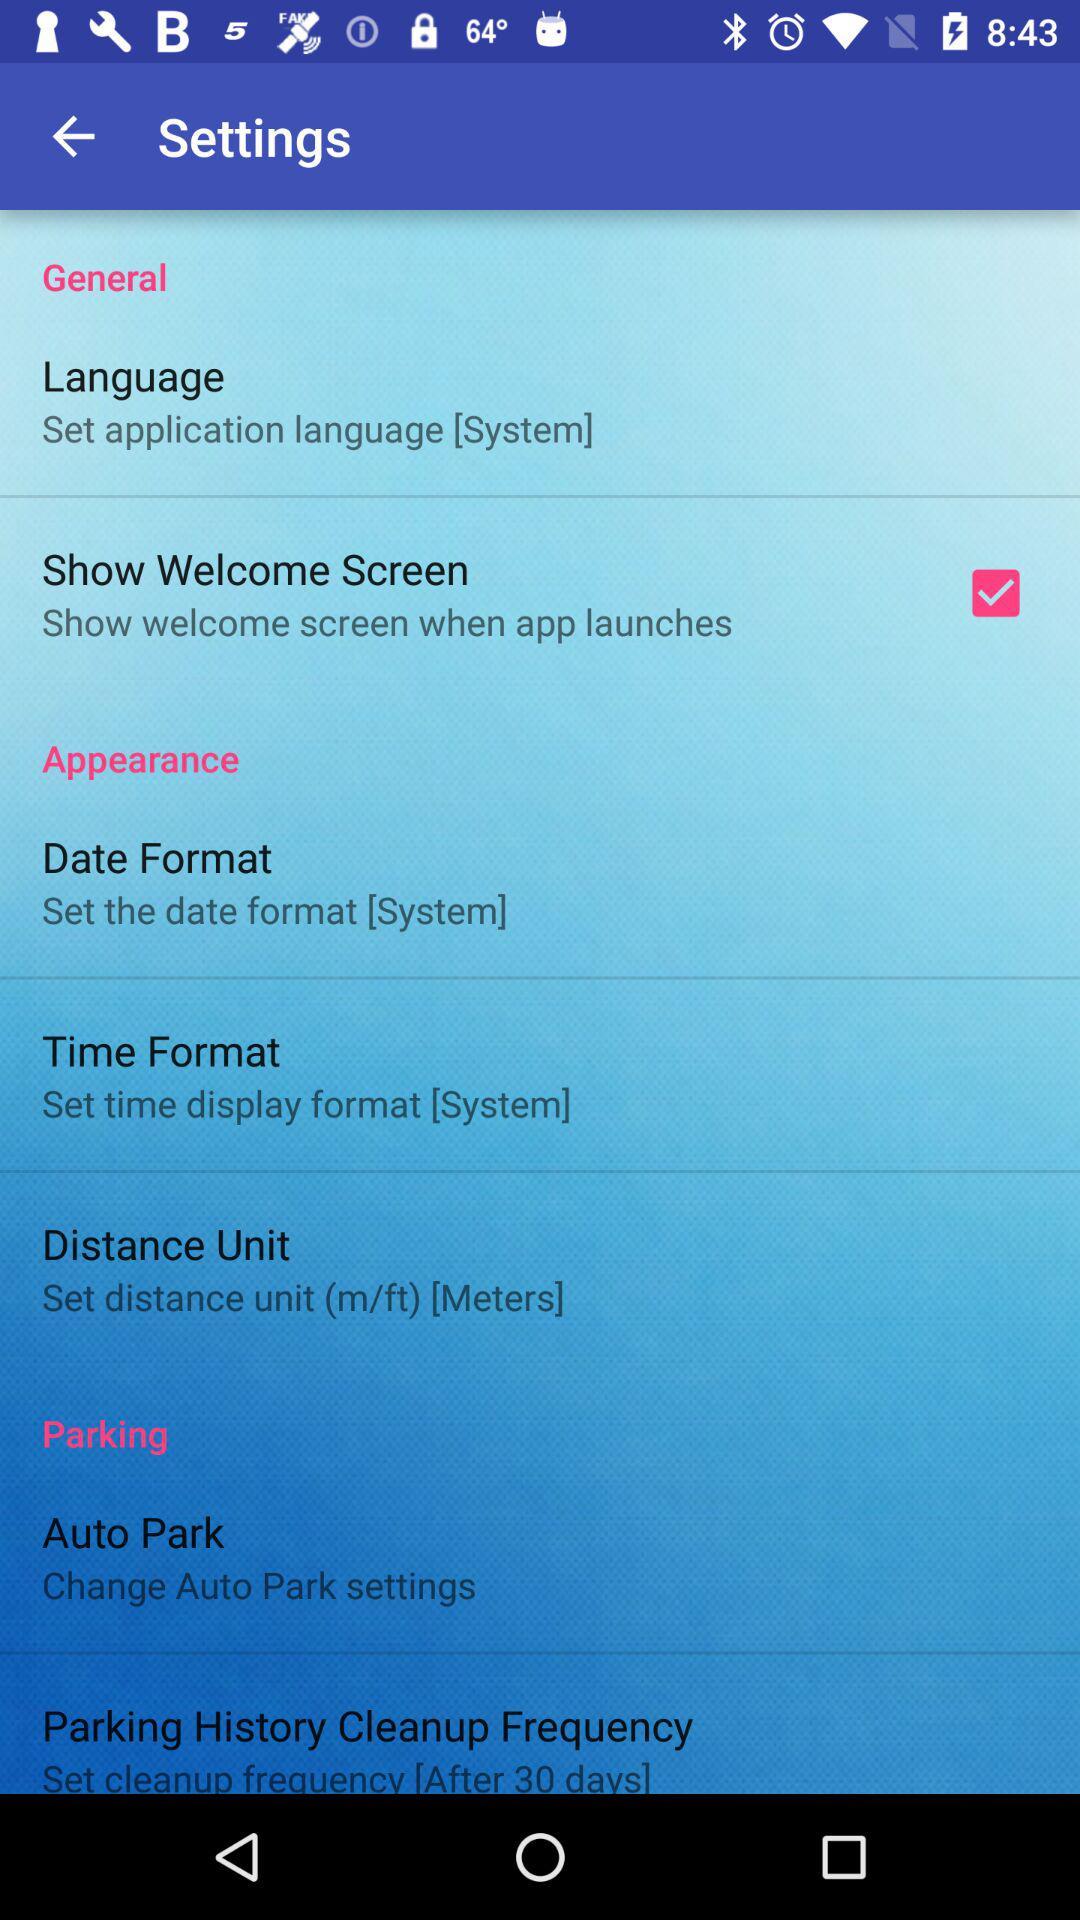 The image size is (1080, 1920). Describe the element at coordinates (367, 1723) in the screenshot. I see `parking history cleanup` at that location.